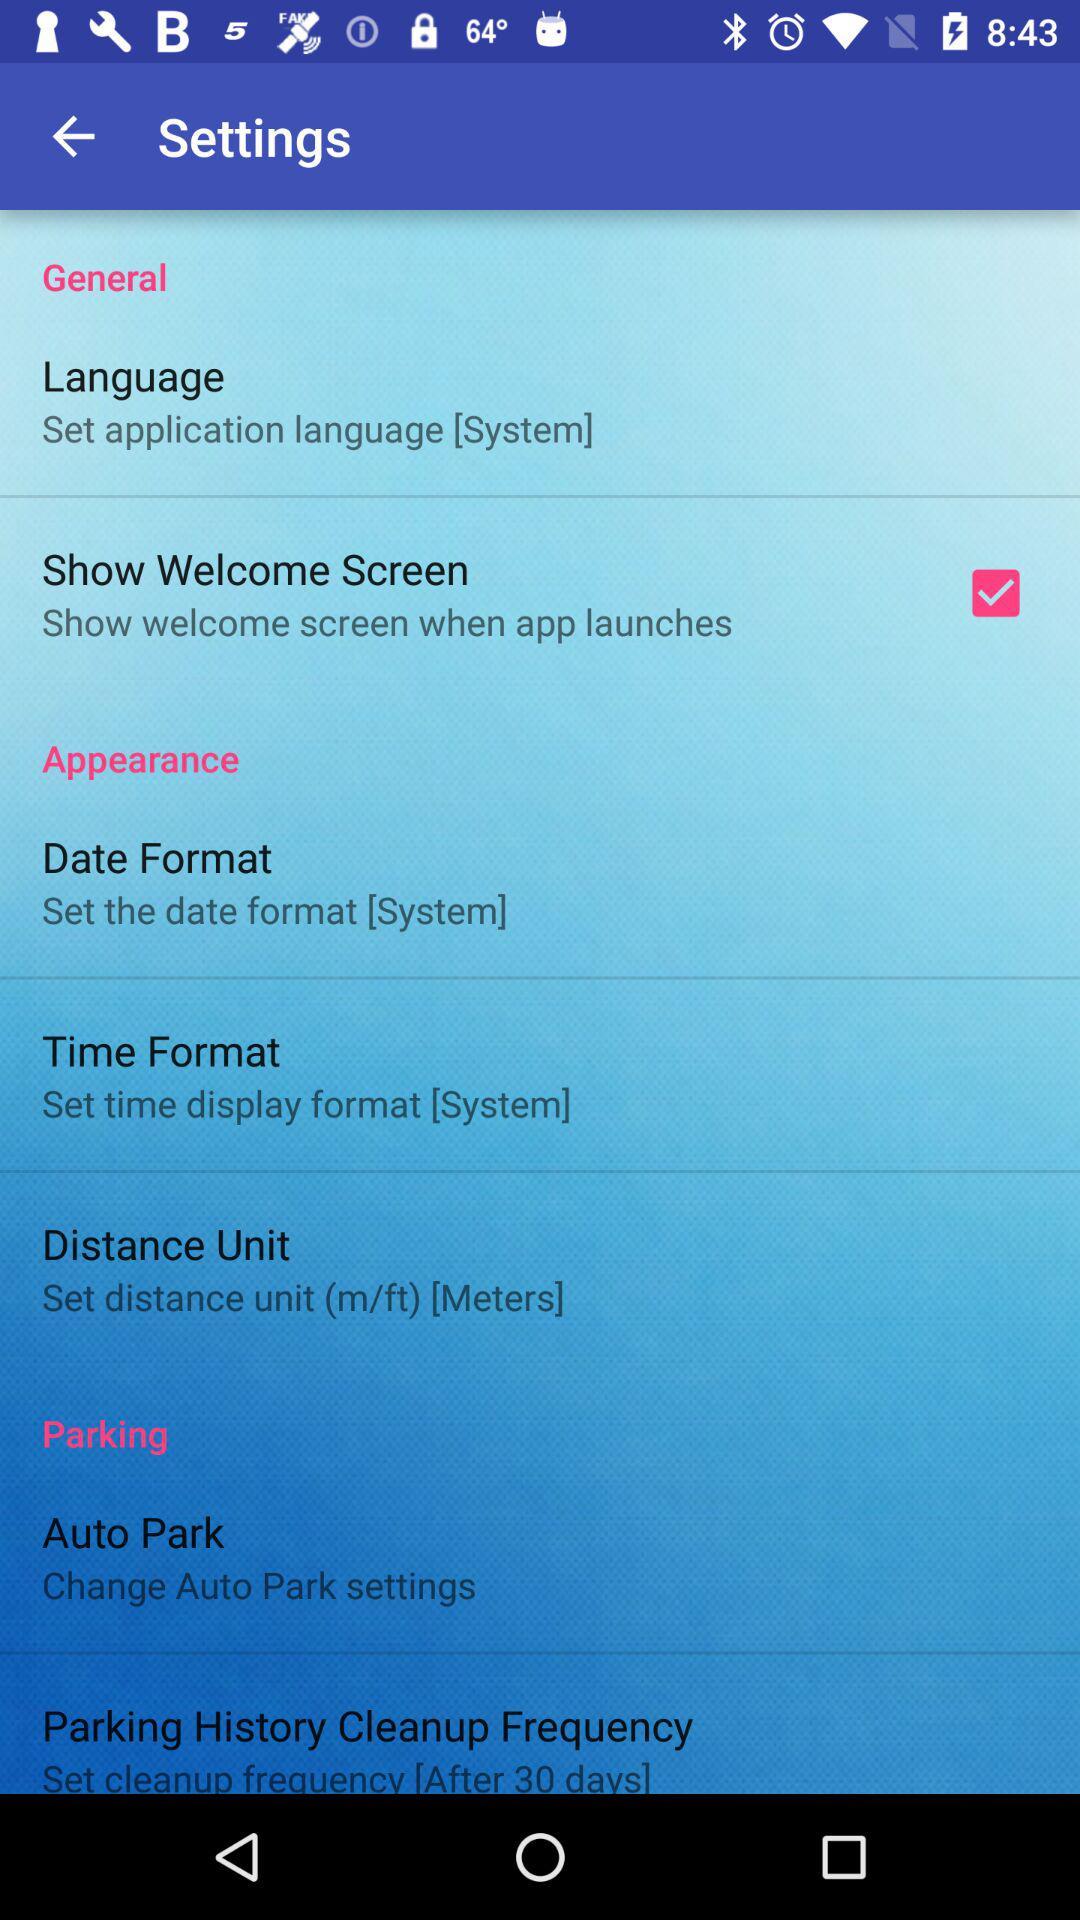 The image size is (1080, 1920). Describe the element at coordinates (367, 1723) in the screenshot. I see `parking history cleanup` at that location.